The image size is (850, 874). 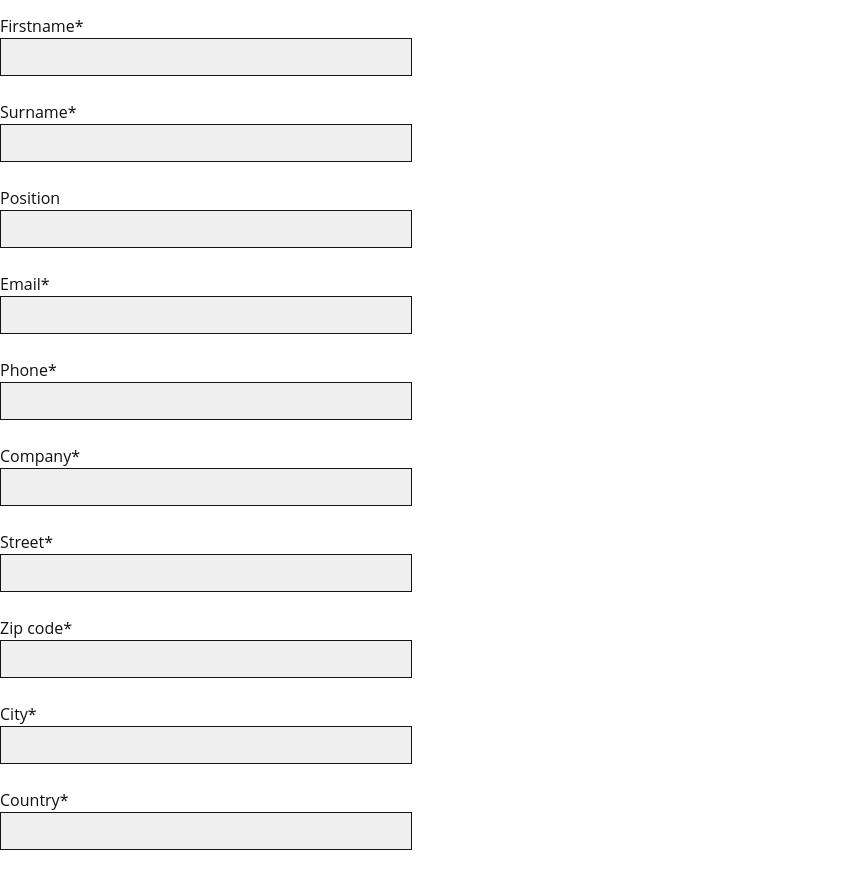 I want to click on 'Street*', so click(x=25, y=541).